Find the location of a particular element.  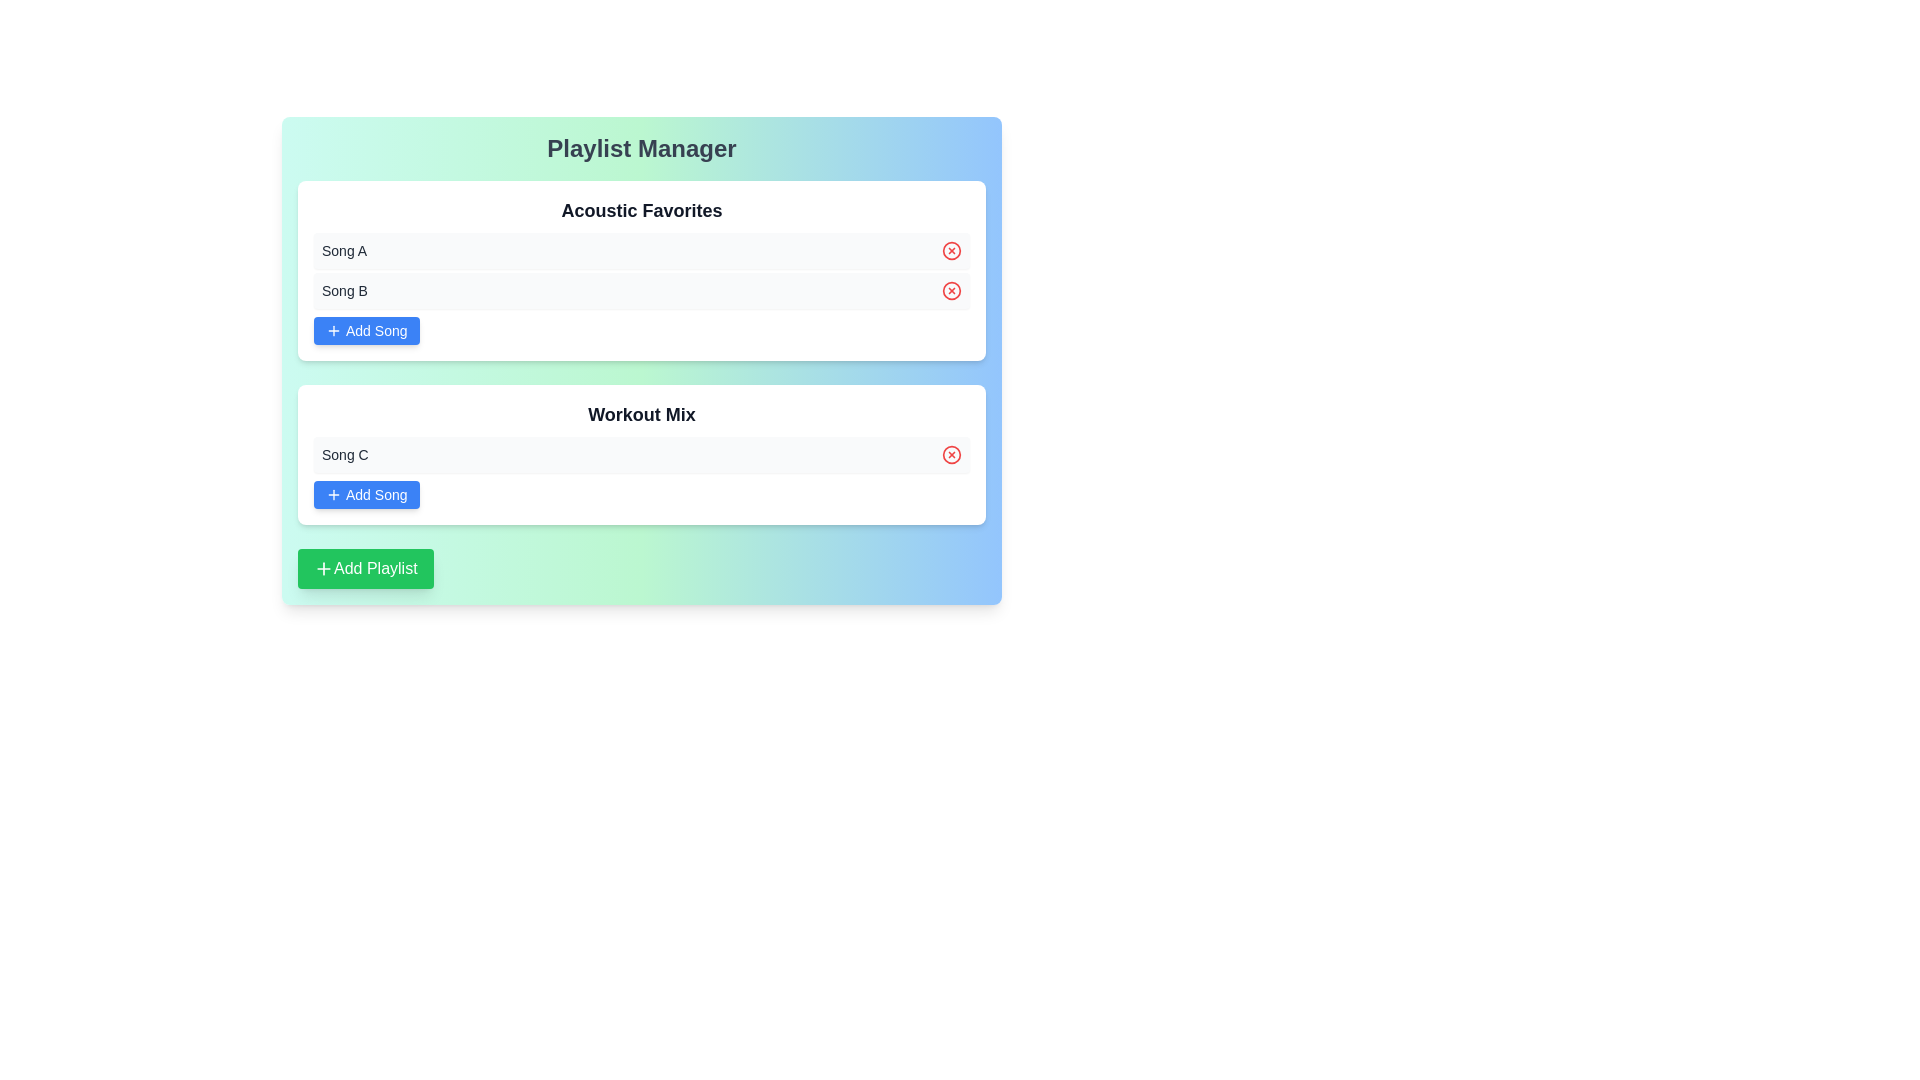

the 'Add Song' button located in the lower section of the 'Workout Mix' card, which has a blue background, white text, and a '+' icon is located at coordinates (366, 494).